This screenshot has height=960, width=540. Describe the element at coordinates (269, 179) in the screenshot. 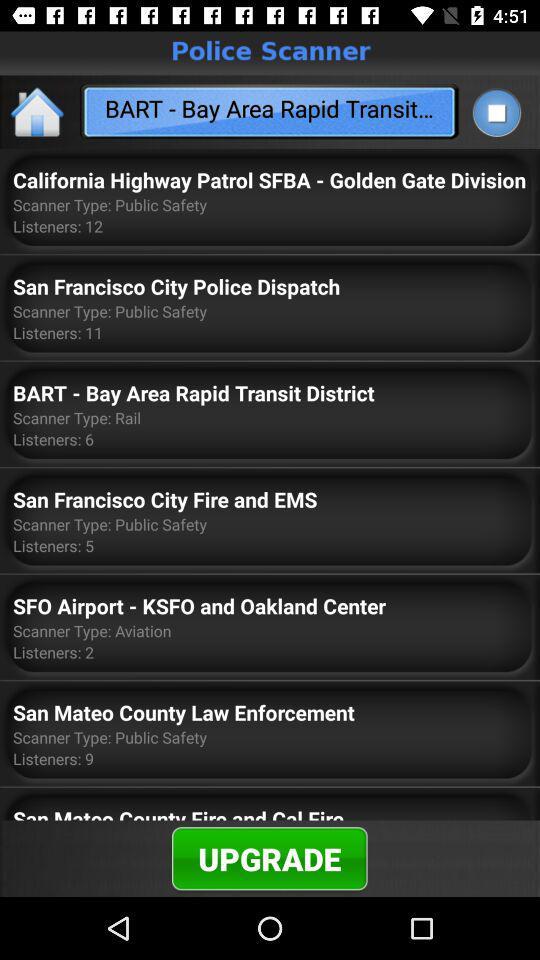

I see `california highway patrol item` at that location.